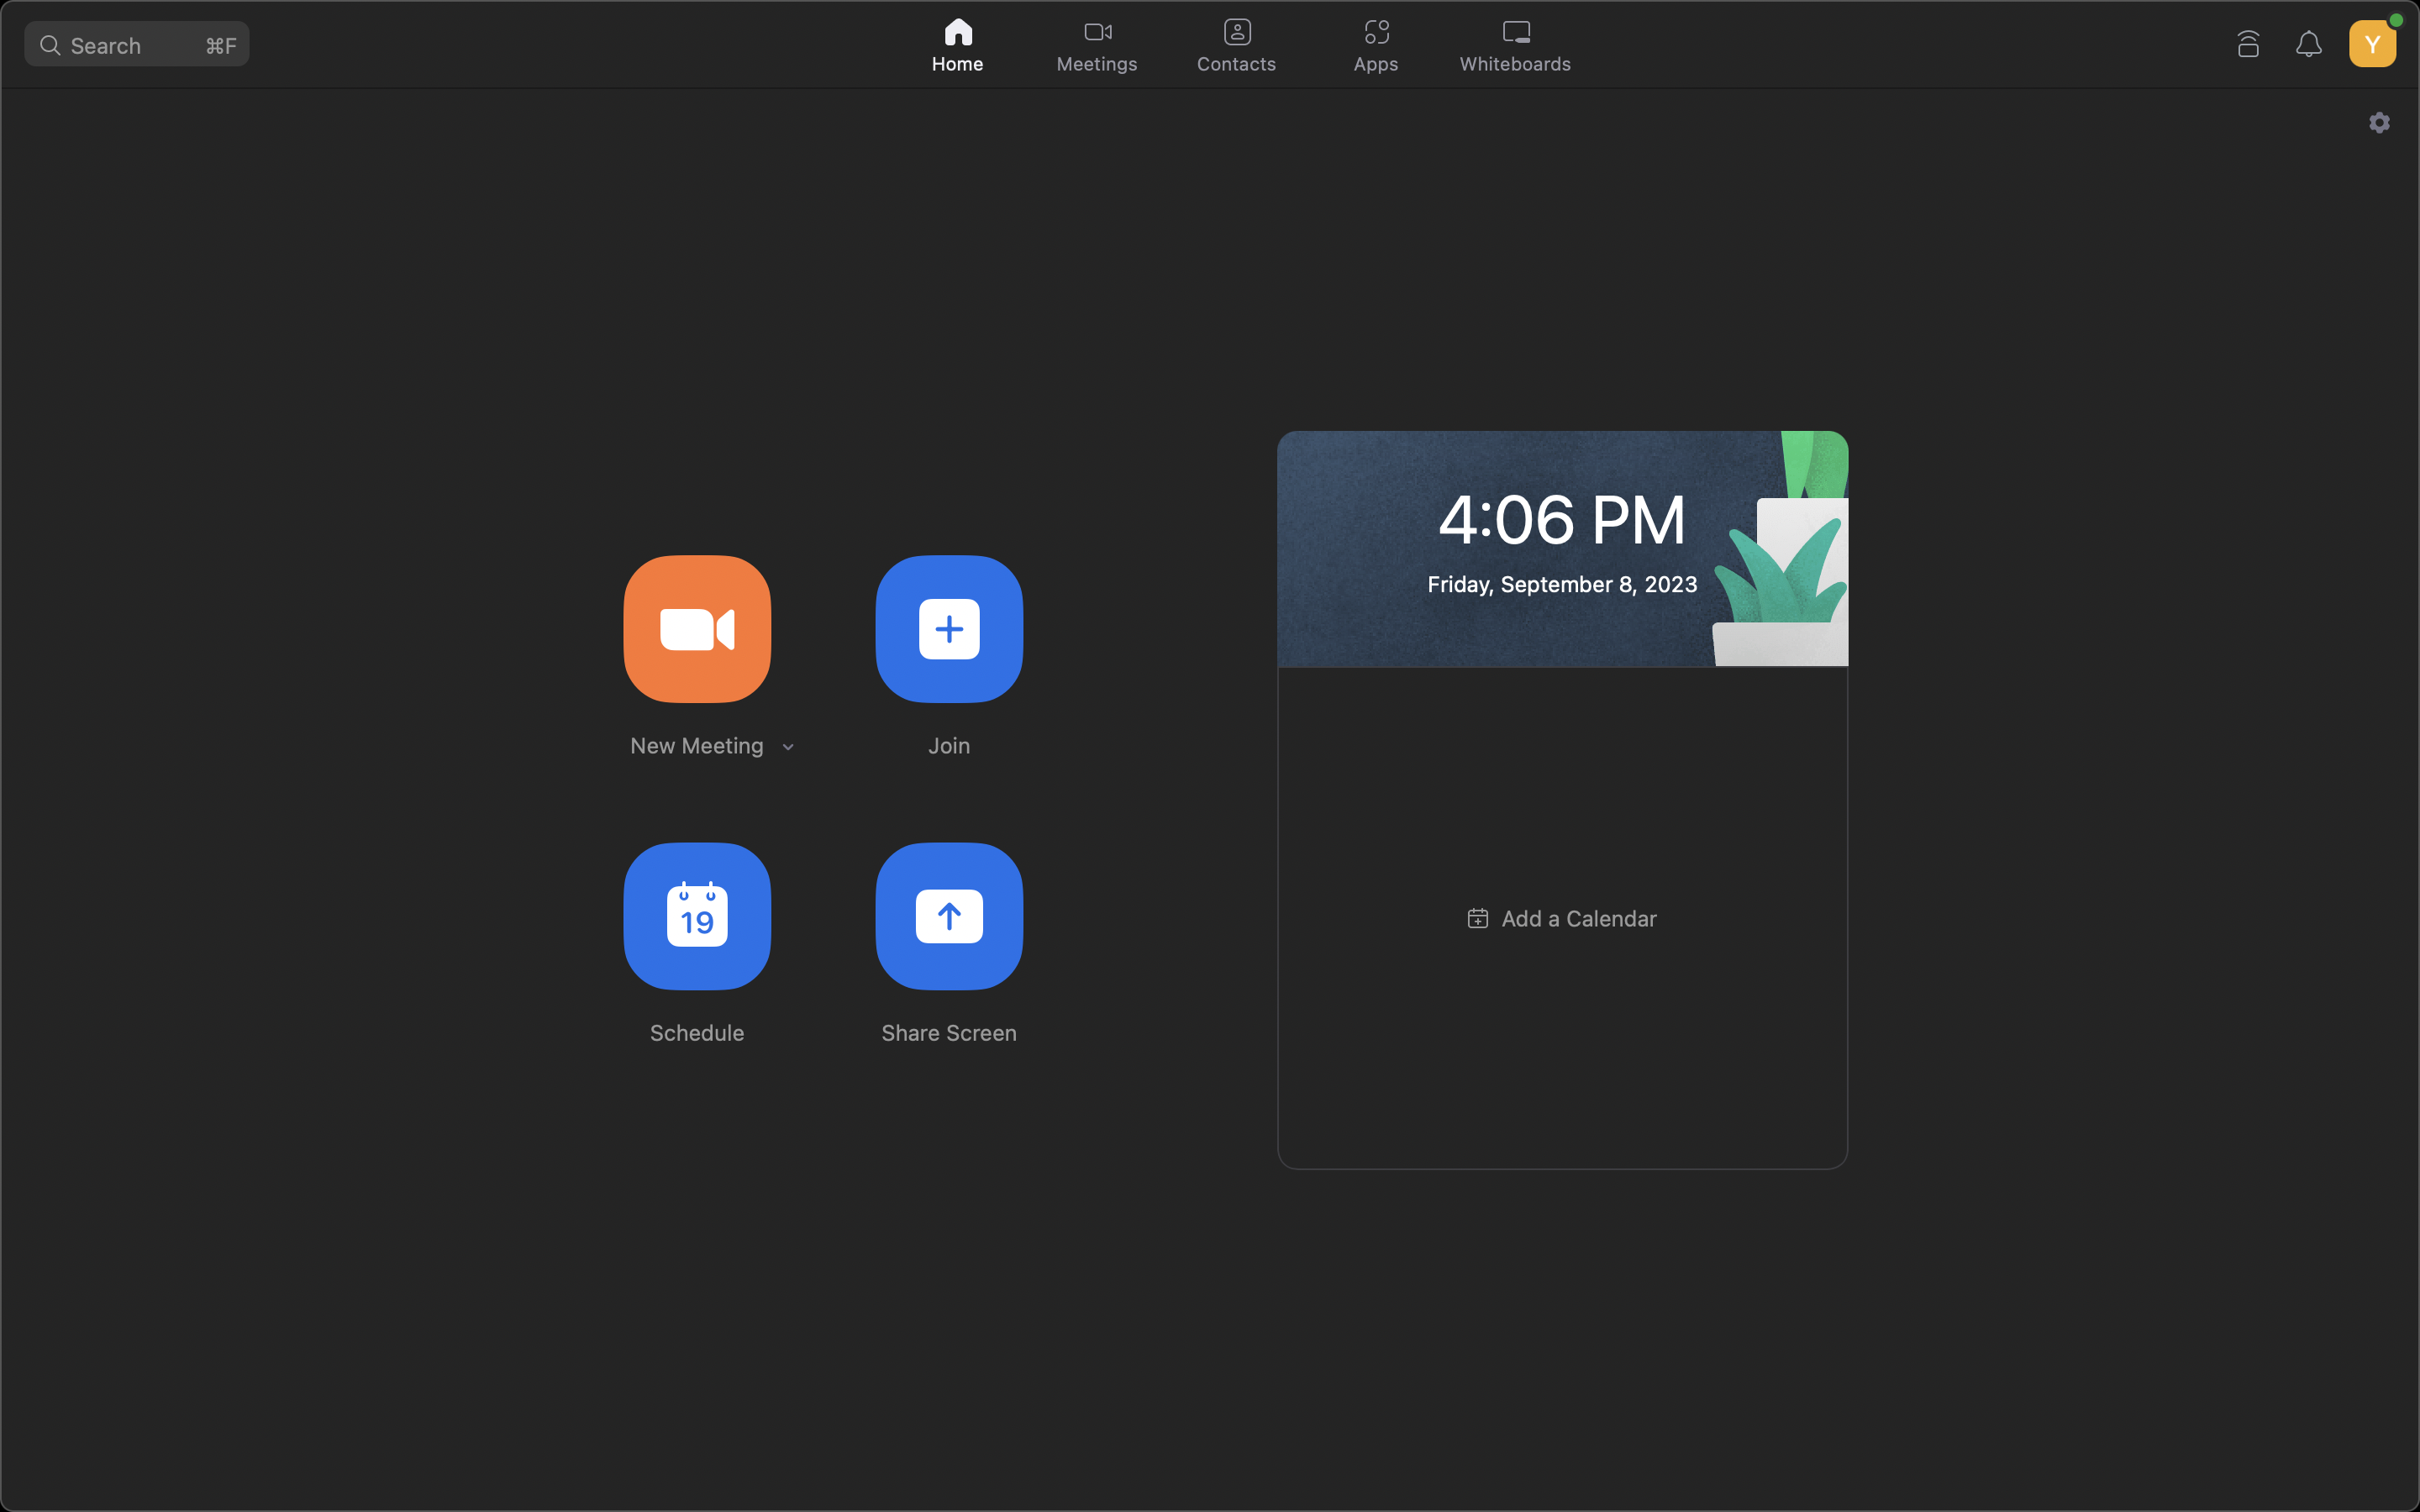 This screenshot has height=1512, width=2420. What do you see at coordinates (2370, 38) in the screenshot?
I see `your profile preferences by hitting the account button` at bounding box center [2370, 38].